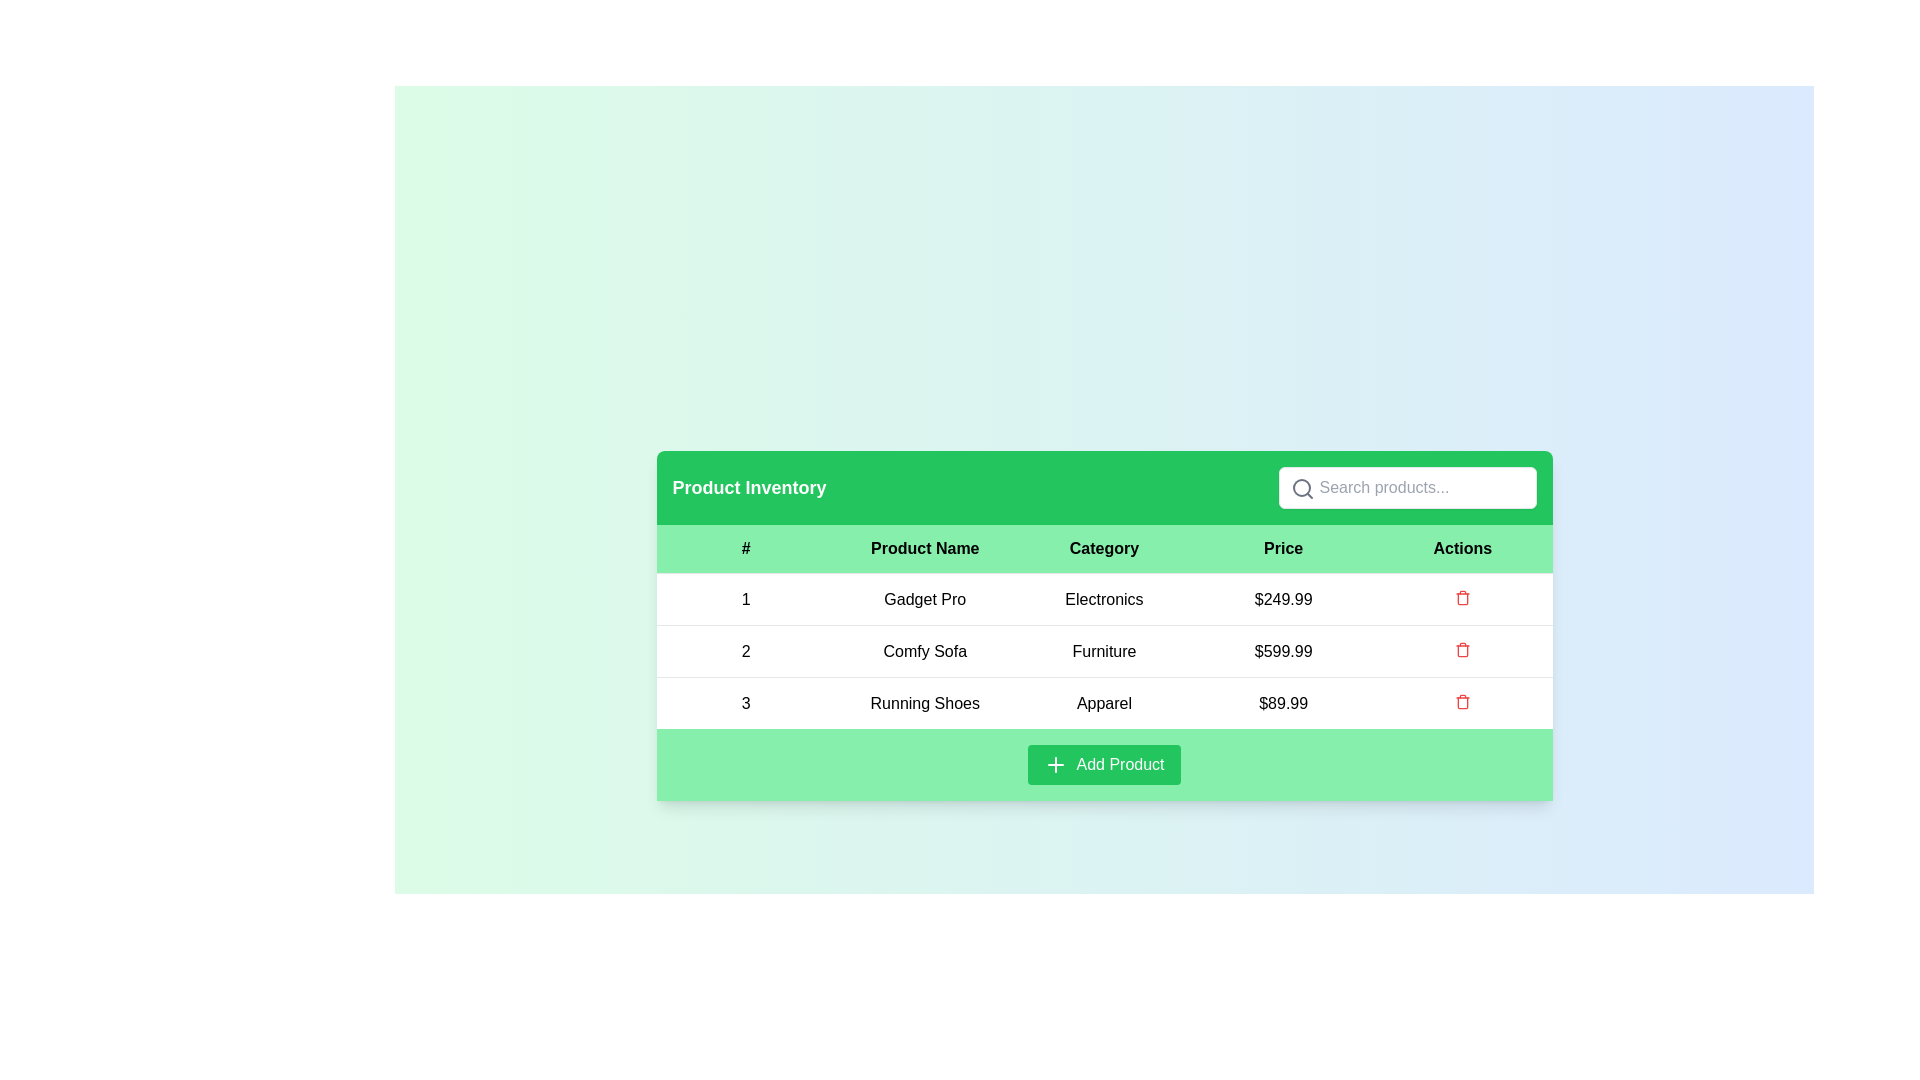  I want to click on the red circular button with a trash can icon, so click(1462, 650).